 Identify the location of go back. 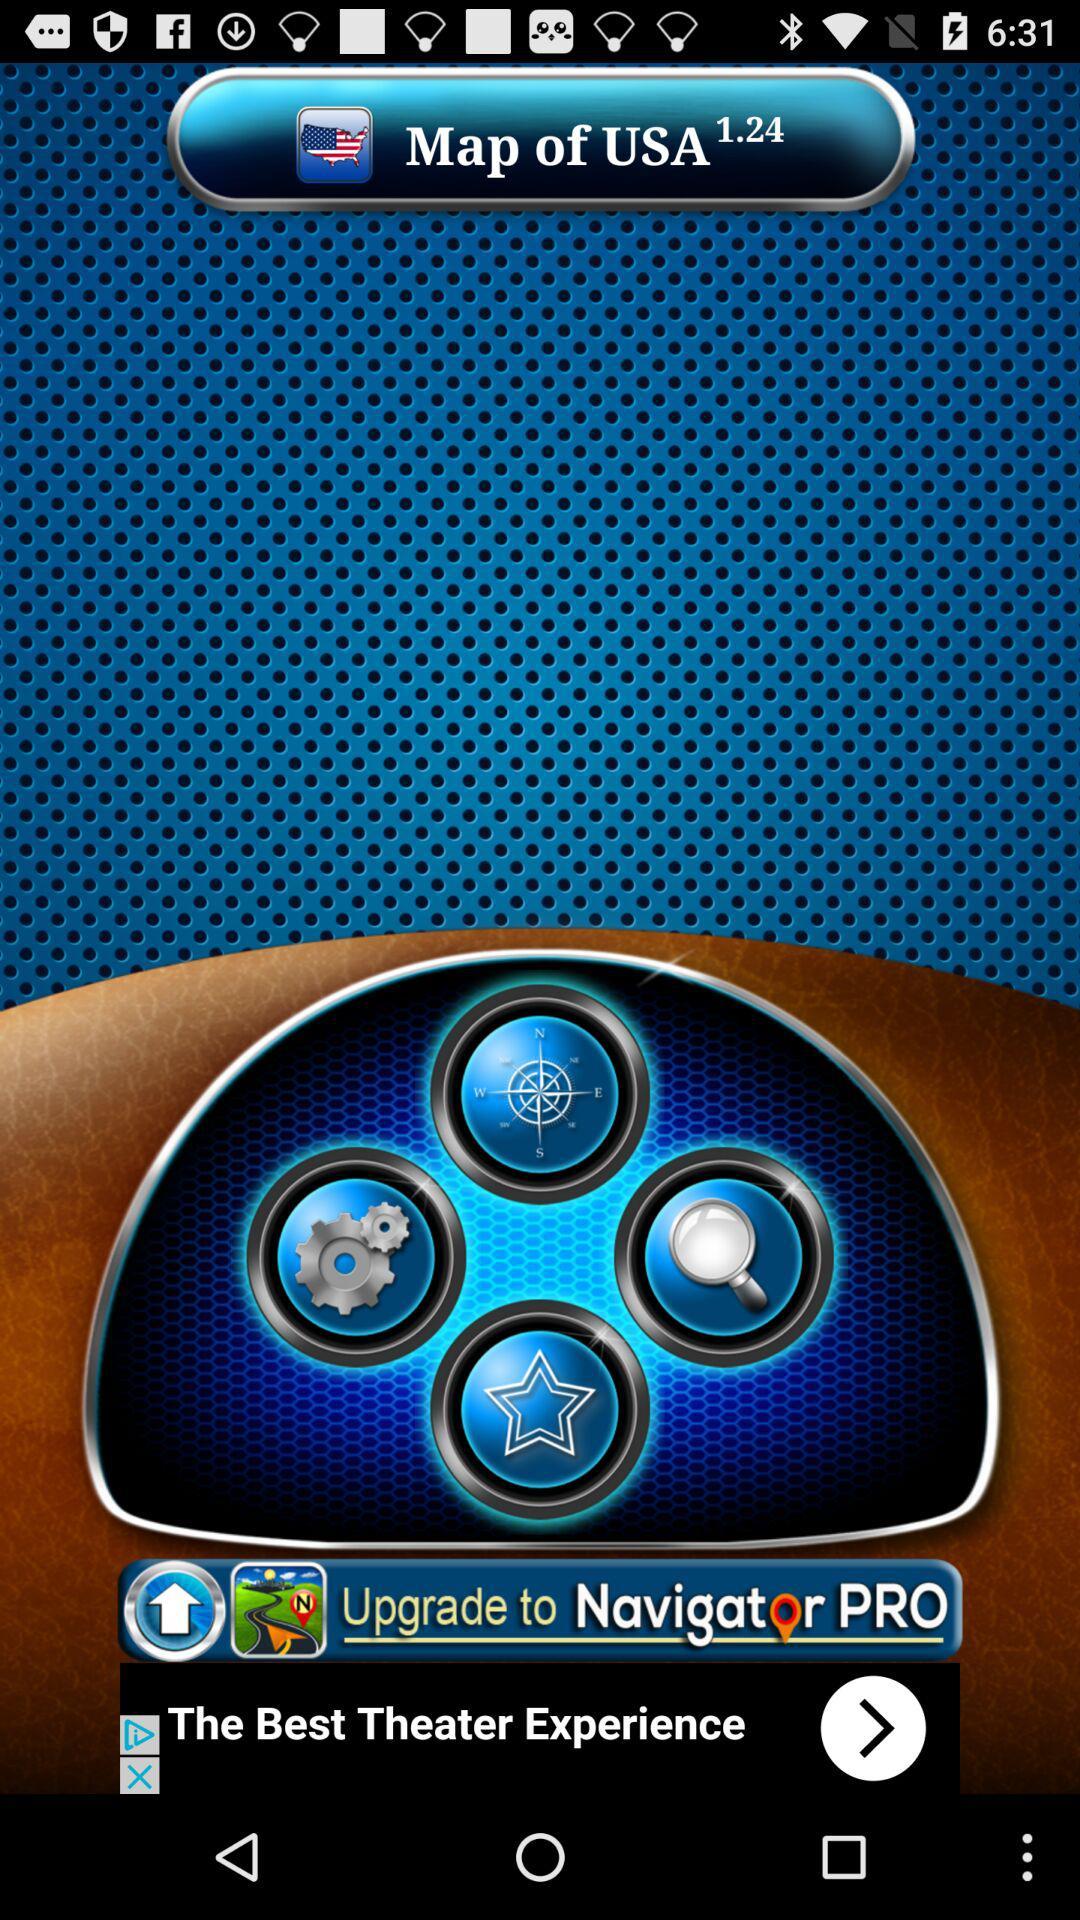
(540, 1727).